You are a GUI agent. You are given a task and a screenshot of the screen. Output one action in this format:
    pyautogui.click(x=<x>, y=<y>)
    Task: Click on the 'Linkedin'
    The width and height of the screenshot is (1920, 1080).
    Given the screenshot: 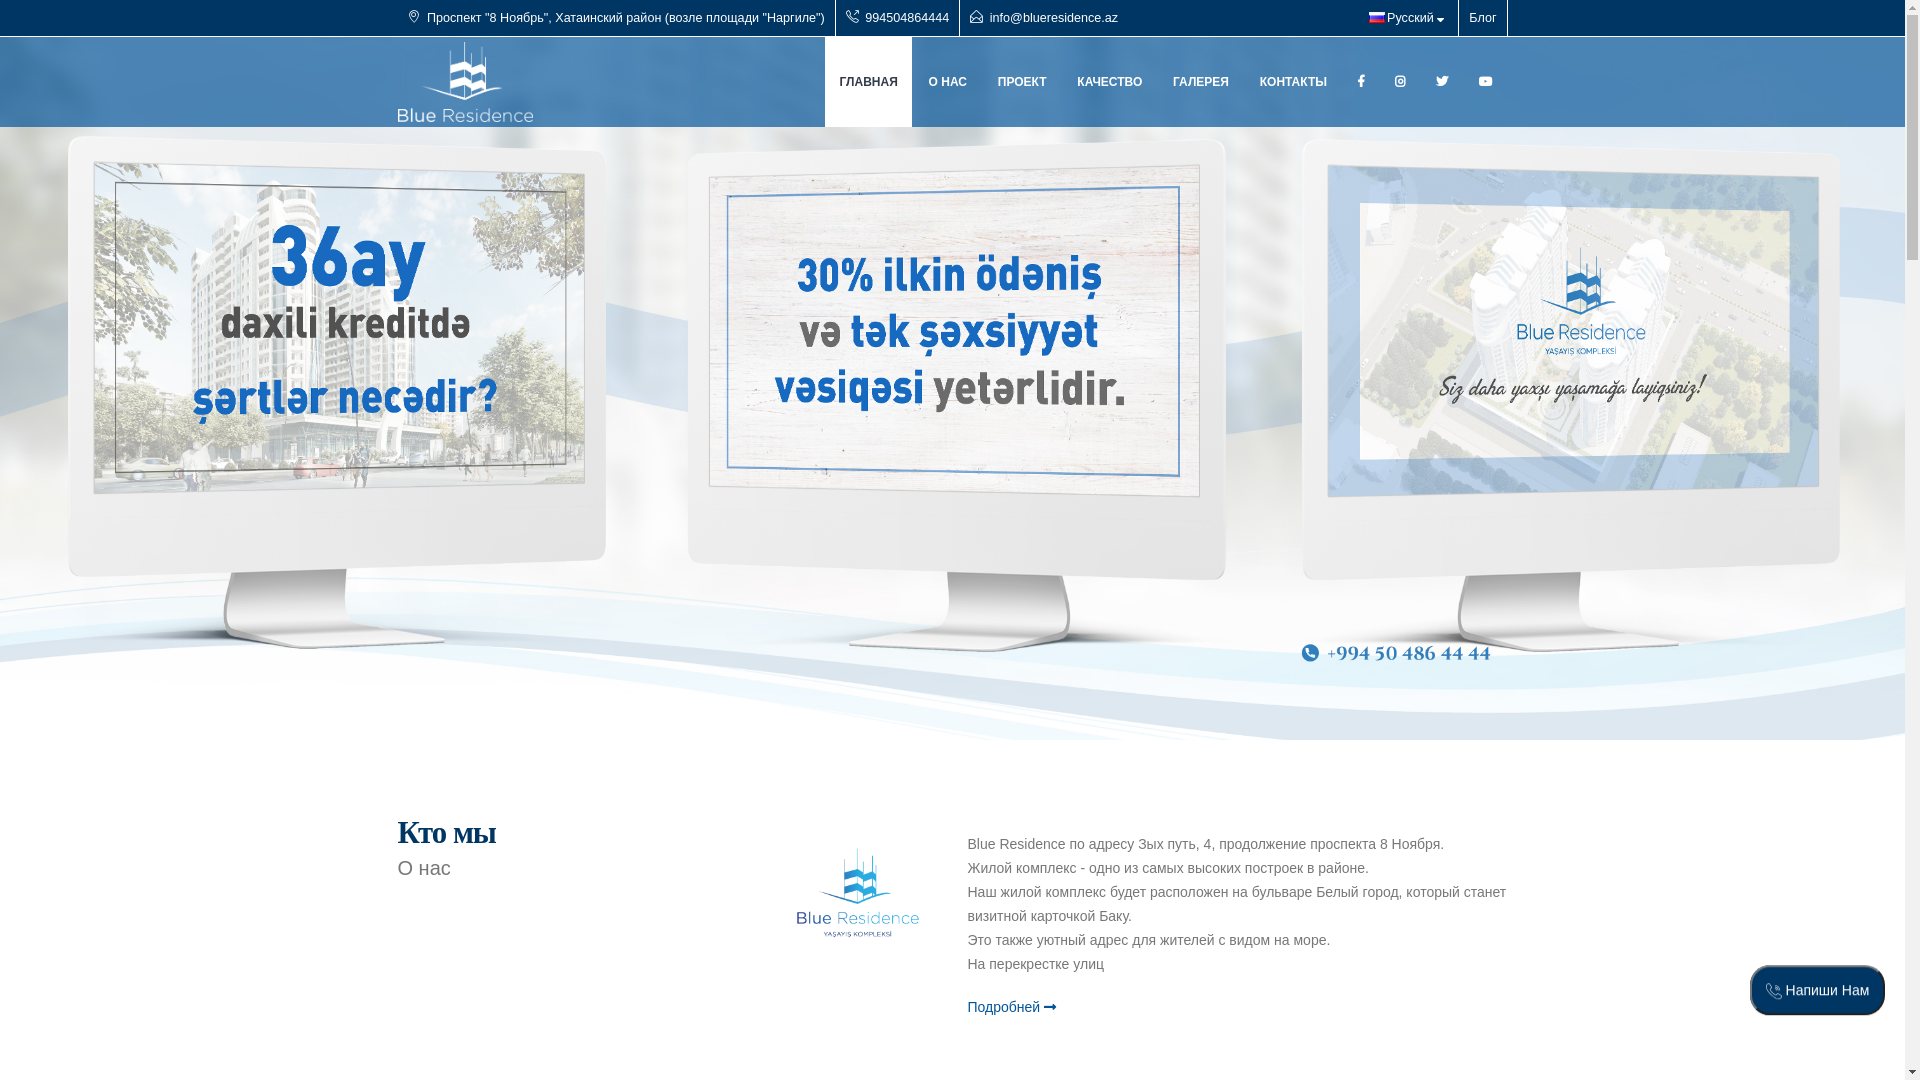 What is the action you would take?
    pyautogui.click(x=1442, y=80)
    